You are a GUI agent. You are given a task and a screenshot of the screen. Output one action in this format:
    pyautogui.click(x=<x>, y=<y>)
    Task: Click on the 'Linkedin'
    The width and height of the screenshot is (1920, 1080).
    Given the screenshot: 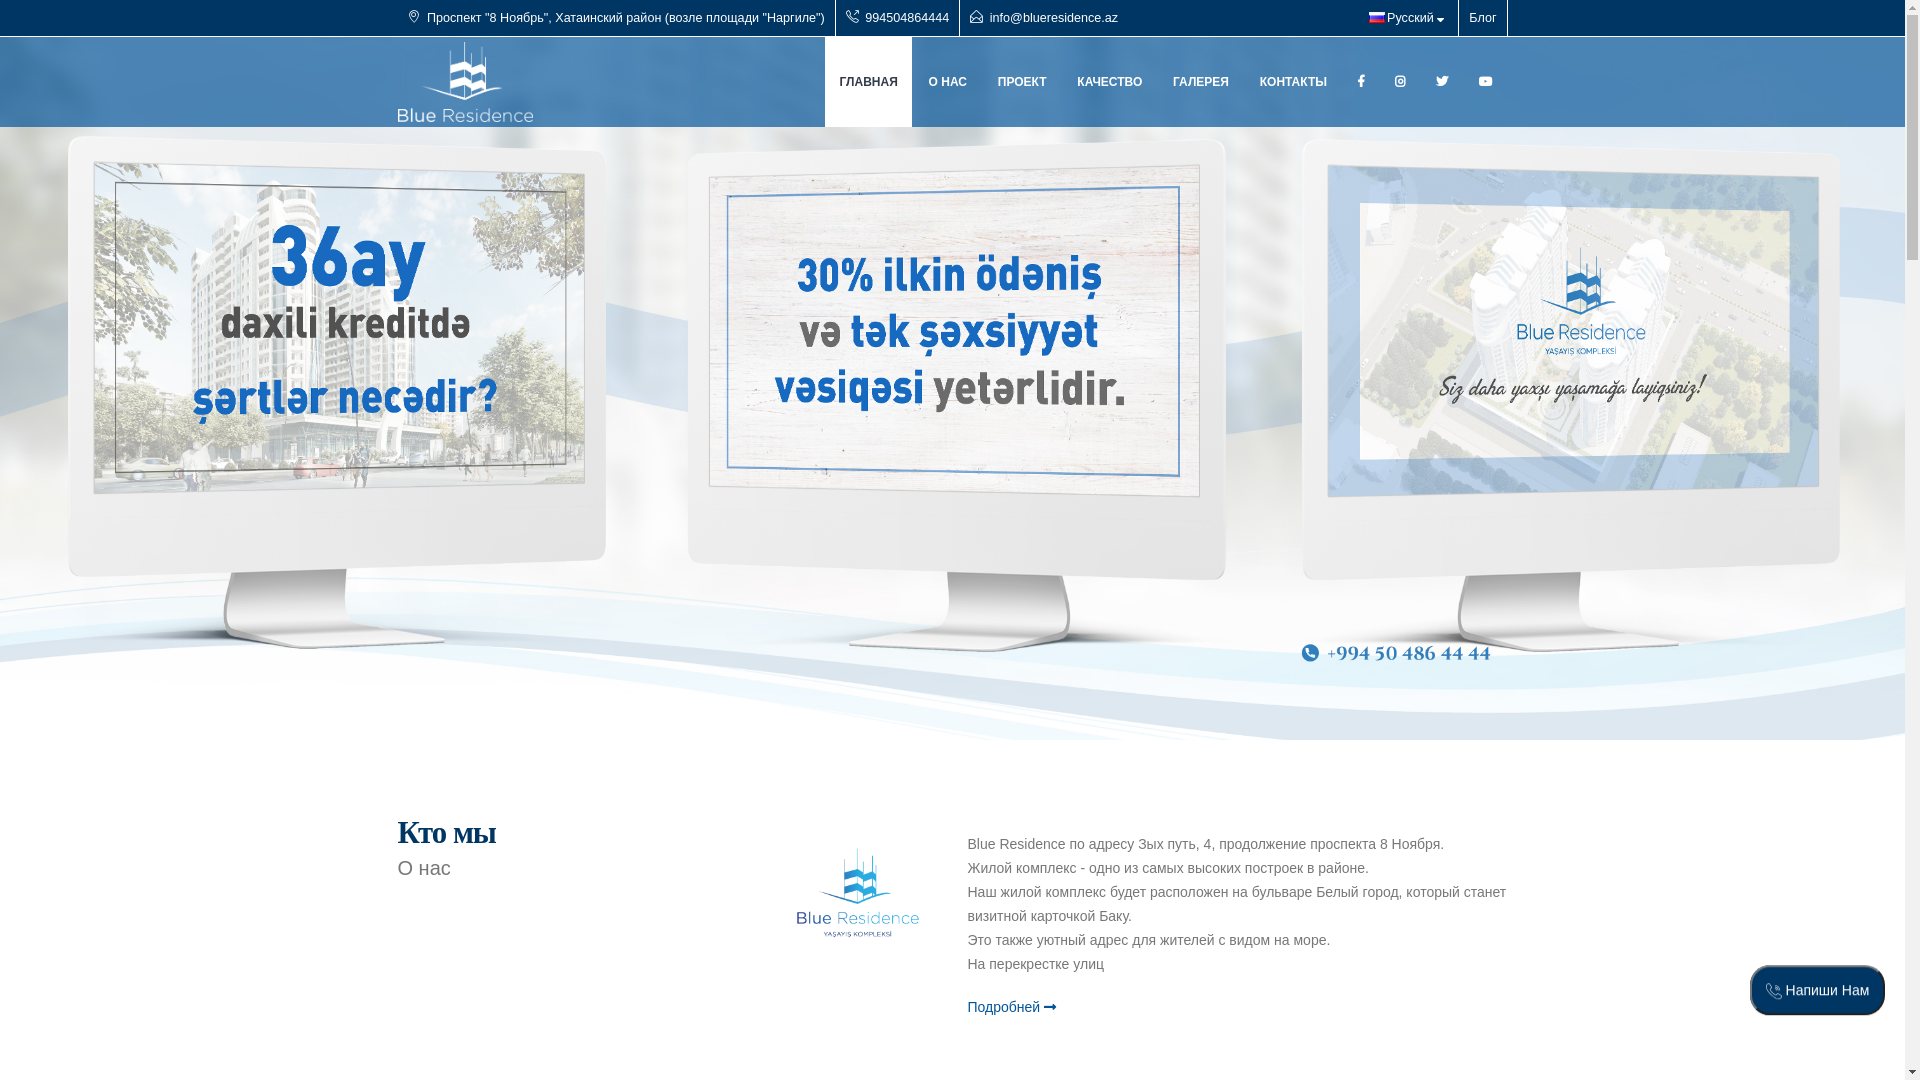 What is the action you would take?
    pyautogui.click(x=1442, y=80)
    